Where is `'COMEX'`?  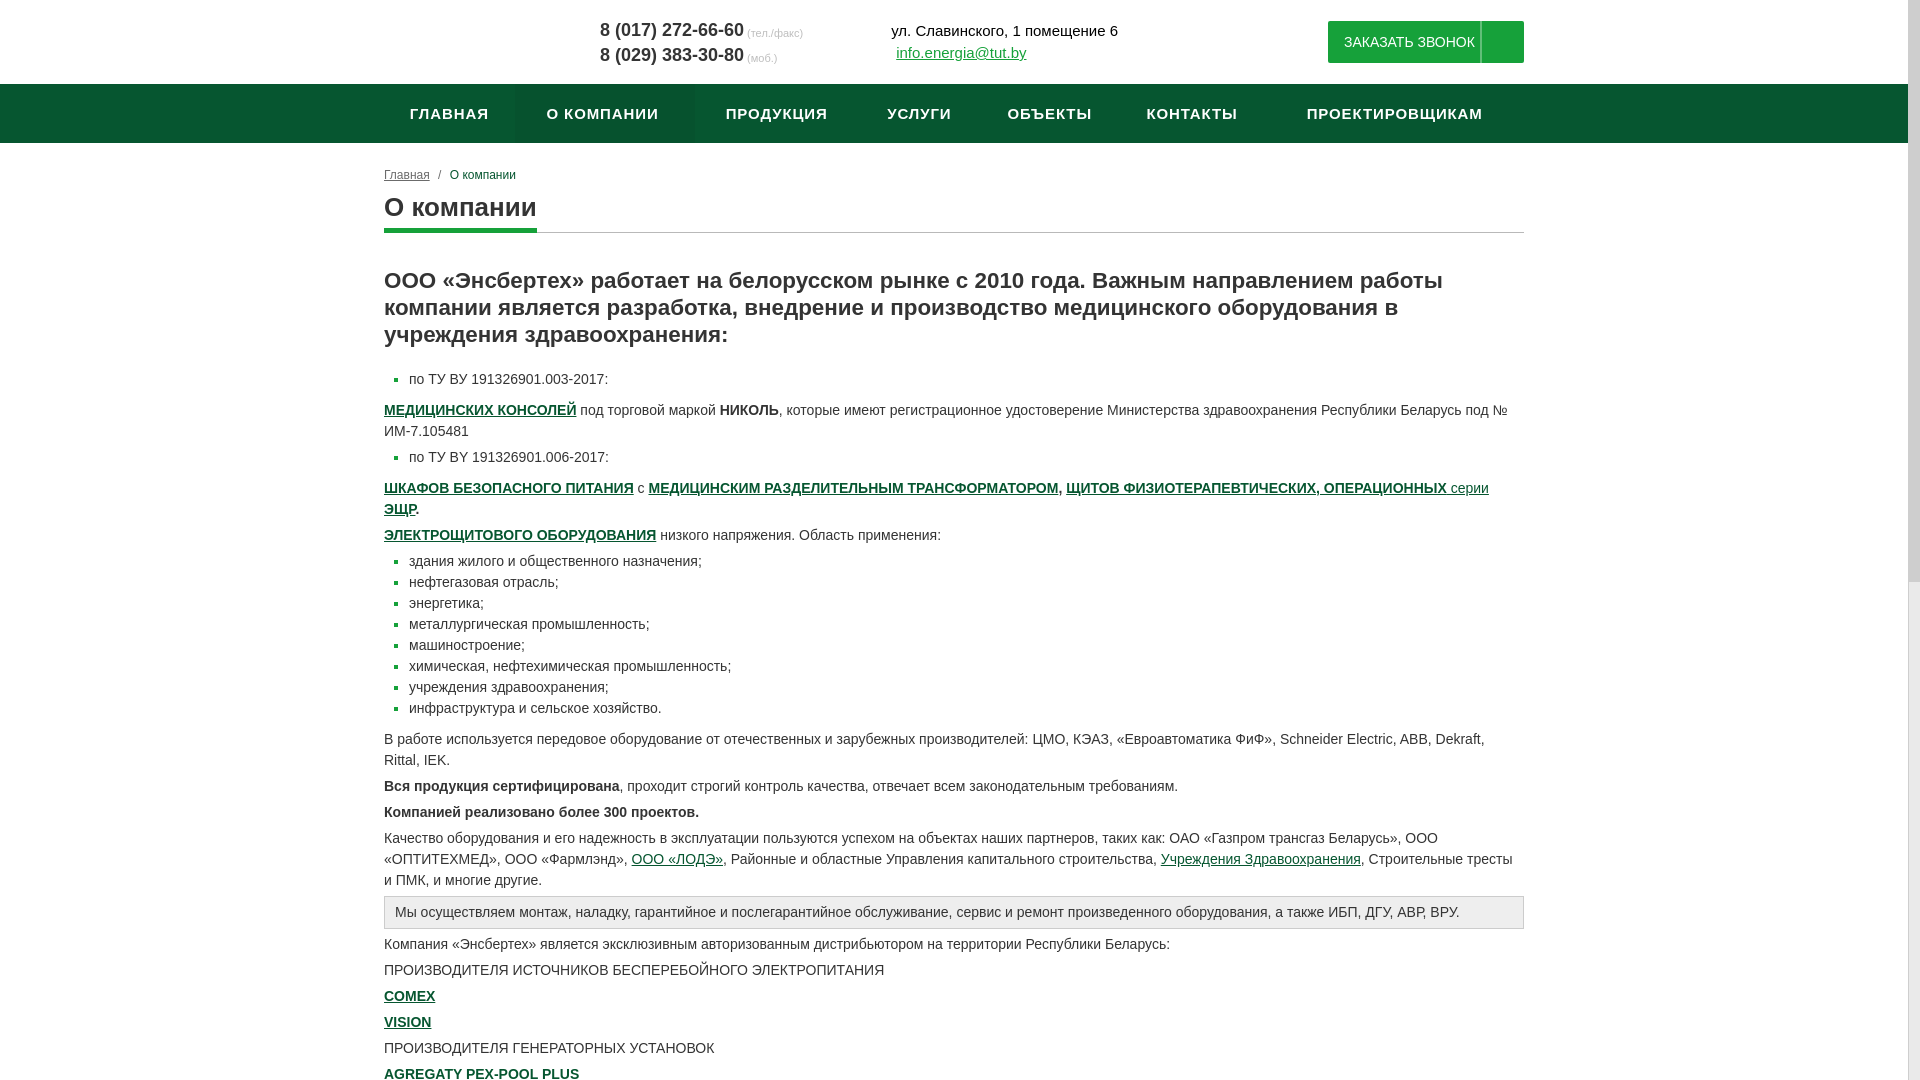 'COMEX' is located at coordinates (408, 995).